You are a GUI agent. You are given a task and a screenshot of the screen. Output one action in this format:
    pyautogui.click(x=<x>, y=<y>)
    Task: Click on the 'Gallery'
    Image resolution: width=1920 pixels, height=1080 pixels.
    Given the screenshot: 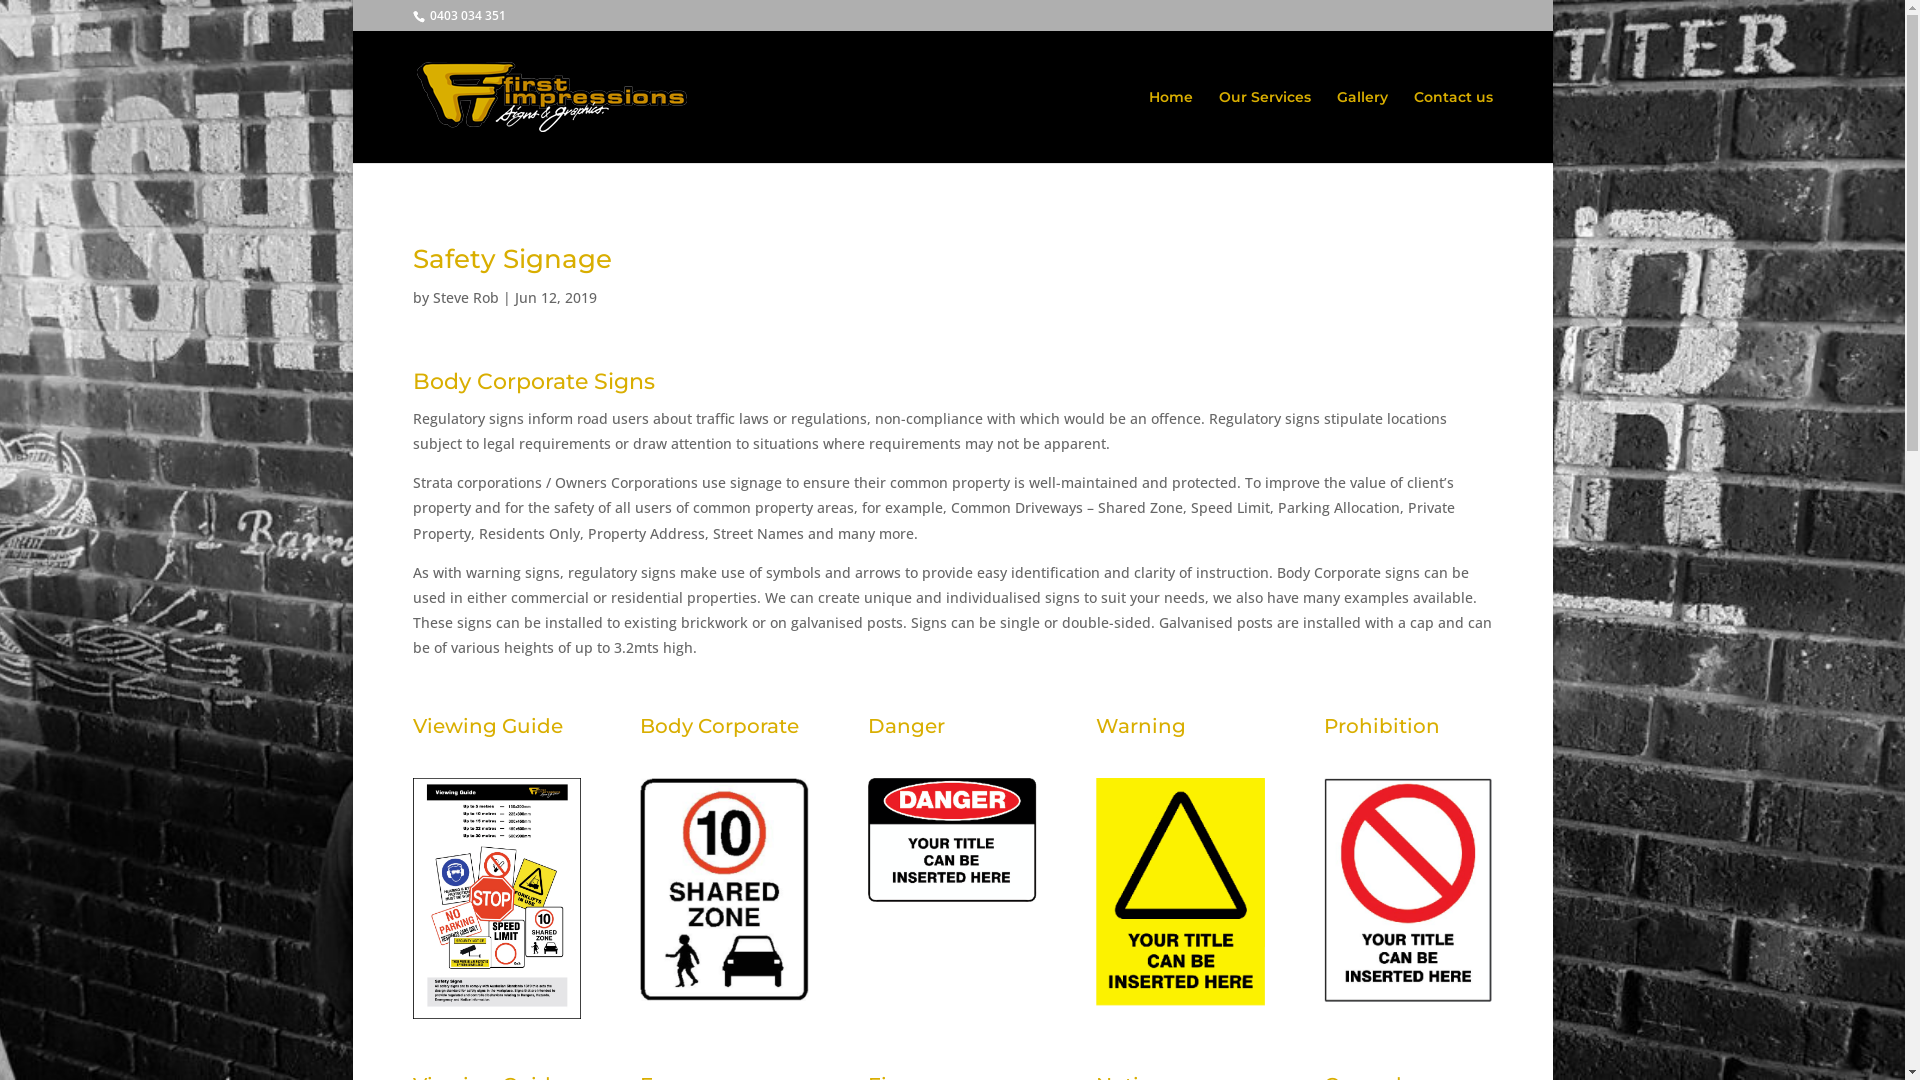 What is the action you would take?
    pyautogui.click(x=1360, y=126)
    